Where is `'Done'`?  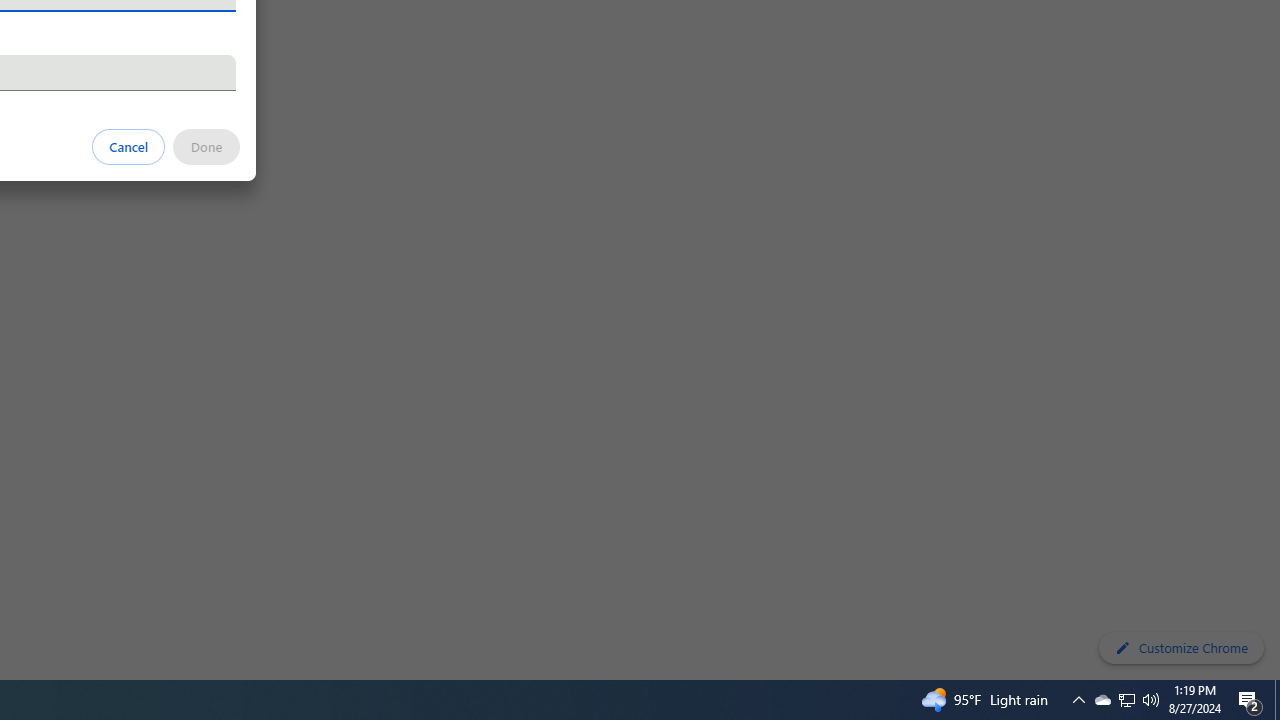 'Done' is located at coordinates (206, 145).